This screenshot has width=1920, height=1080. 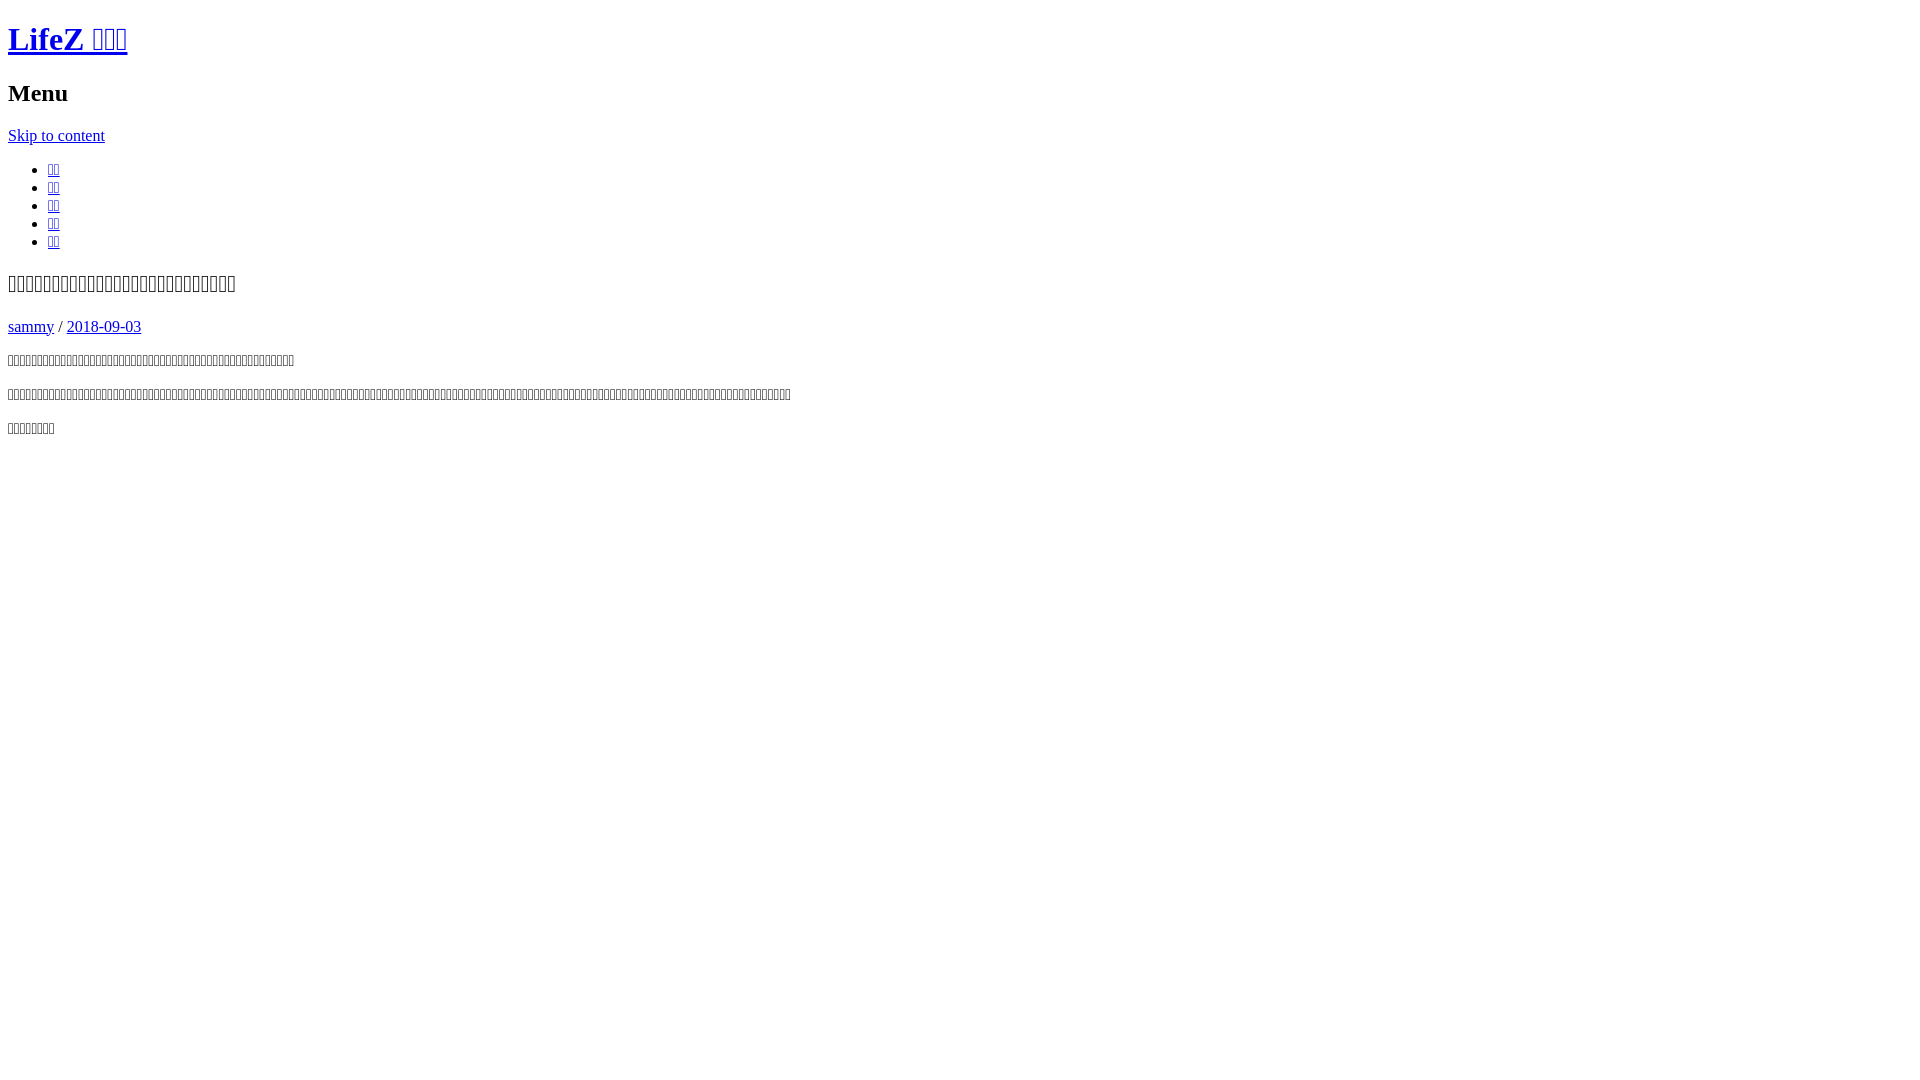 I want to click on 'Skip to content', so click(x=56, y=135).